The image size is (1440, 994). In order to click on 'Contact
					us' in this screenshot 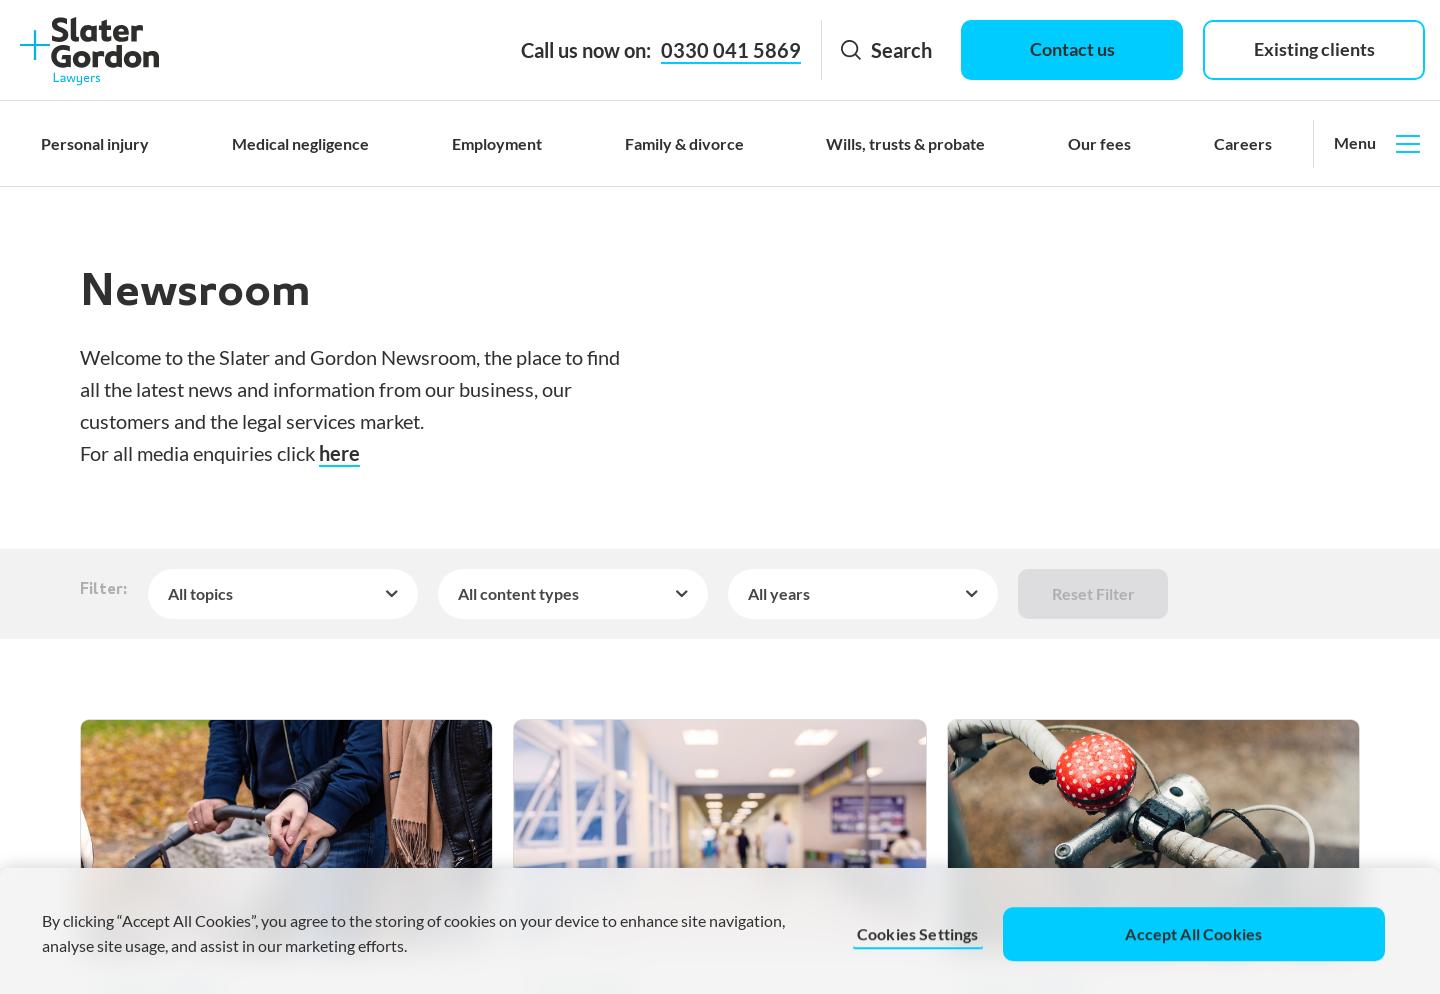, I will do `click(1071, 48)`.